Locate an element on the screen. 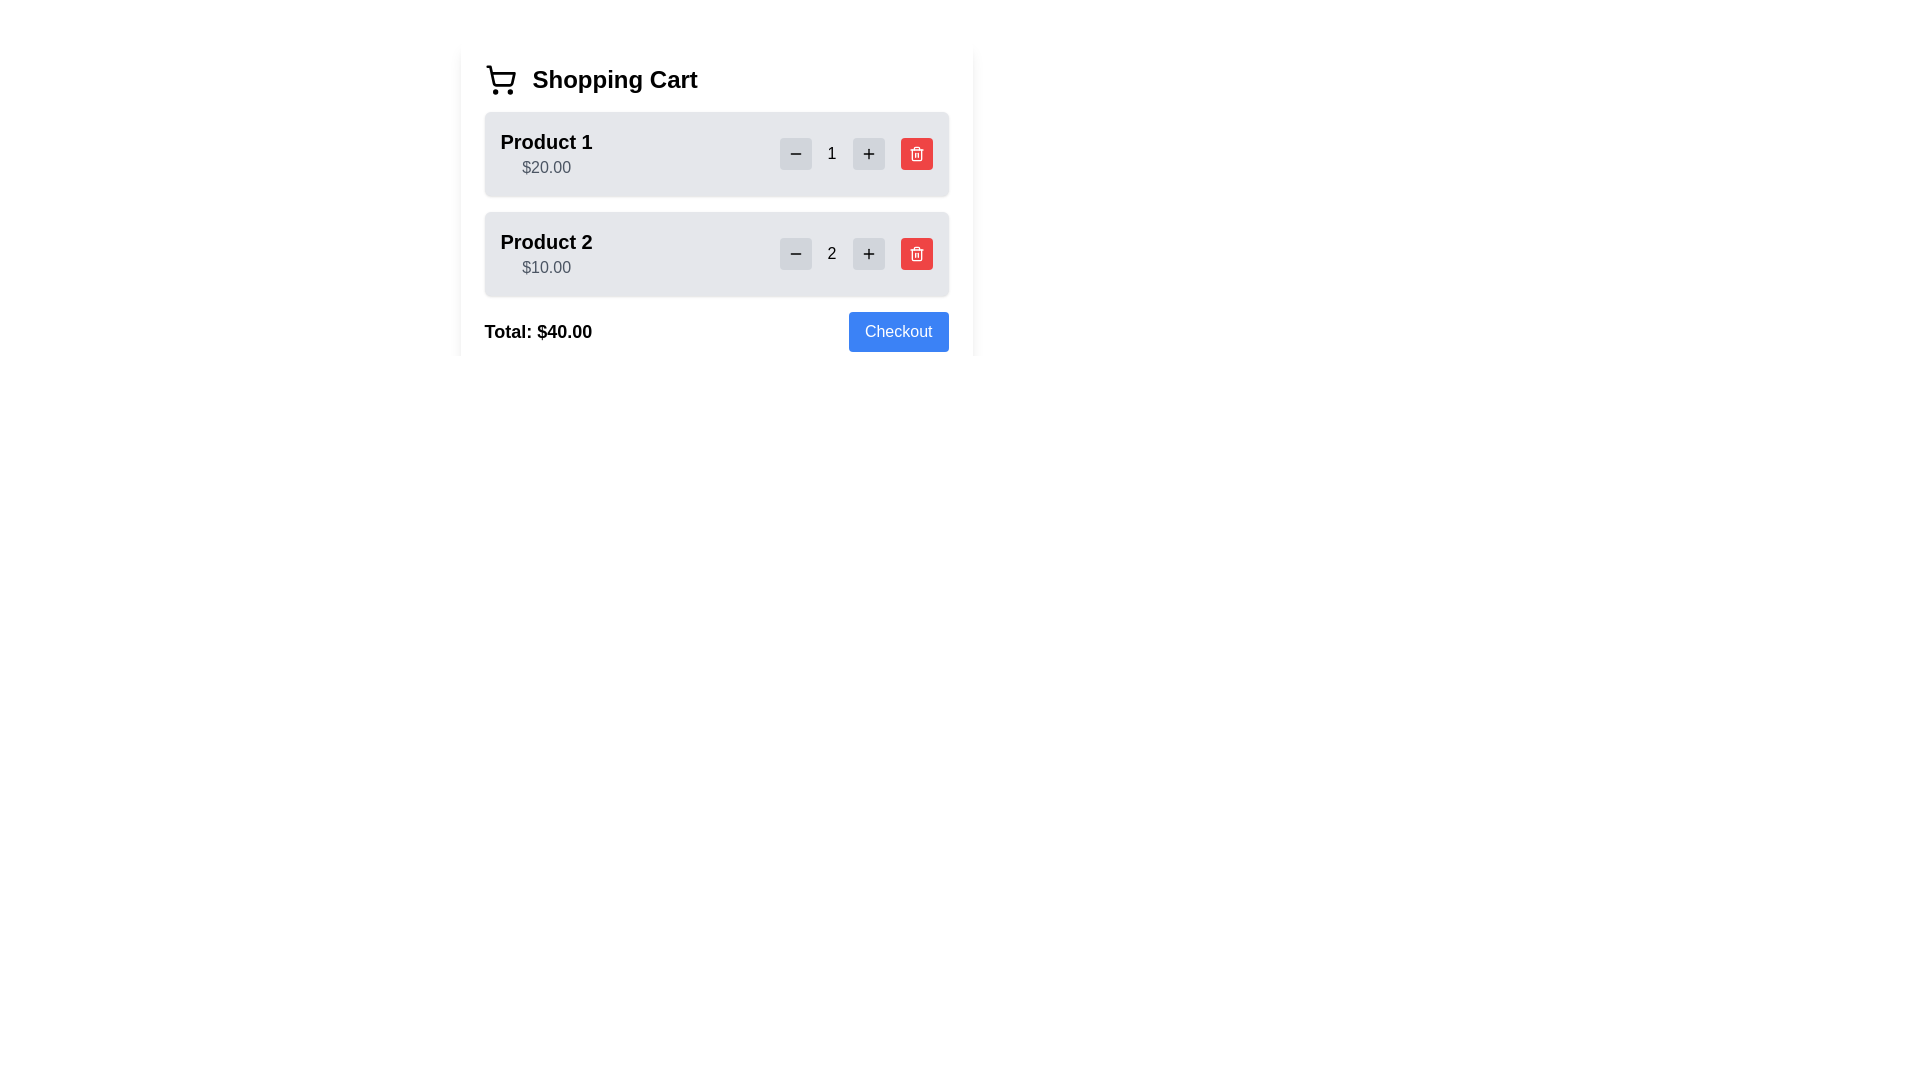  the minus icon button in the shopping cart interface is located at coordinates (794, 153).